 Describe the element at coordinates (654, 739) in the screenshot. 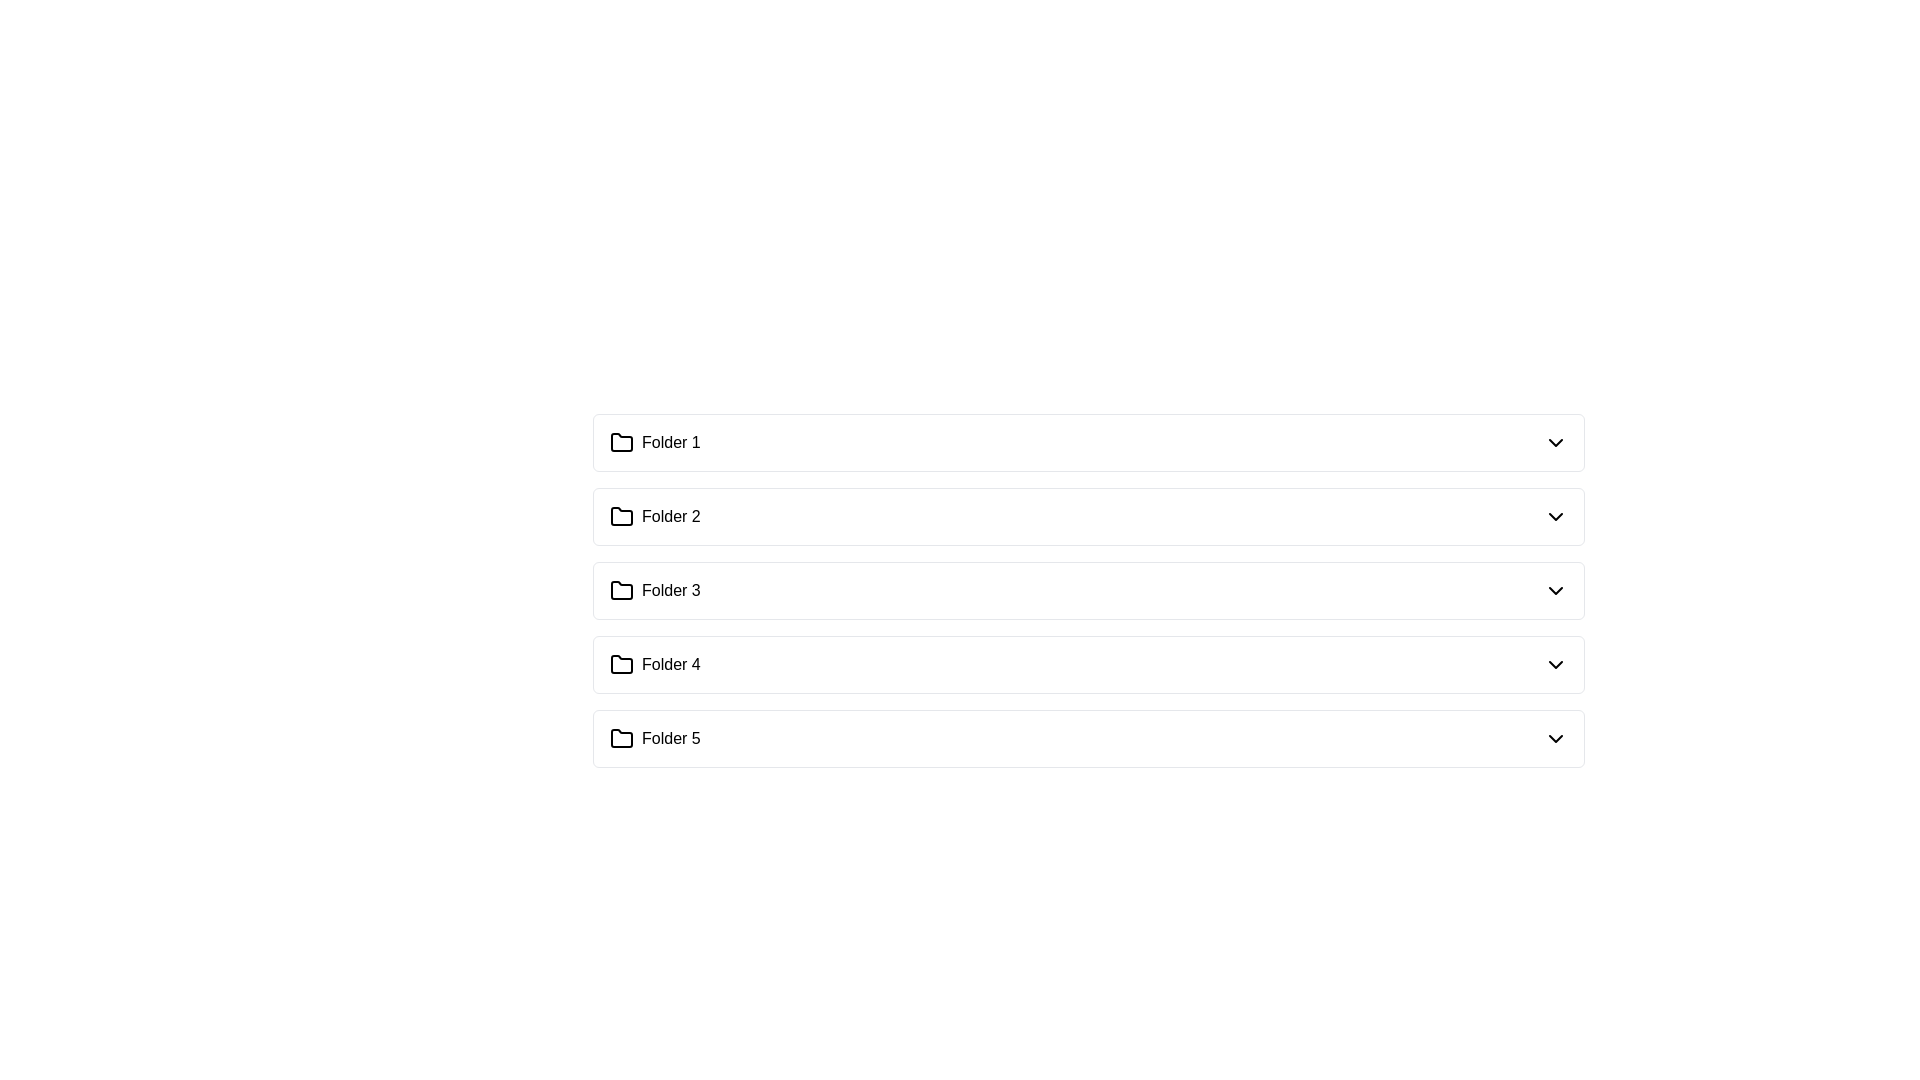

I see `the 'Folder 5' label with an icon` at that location.